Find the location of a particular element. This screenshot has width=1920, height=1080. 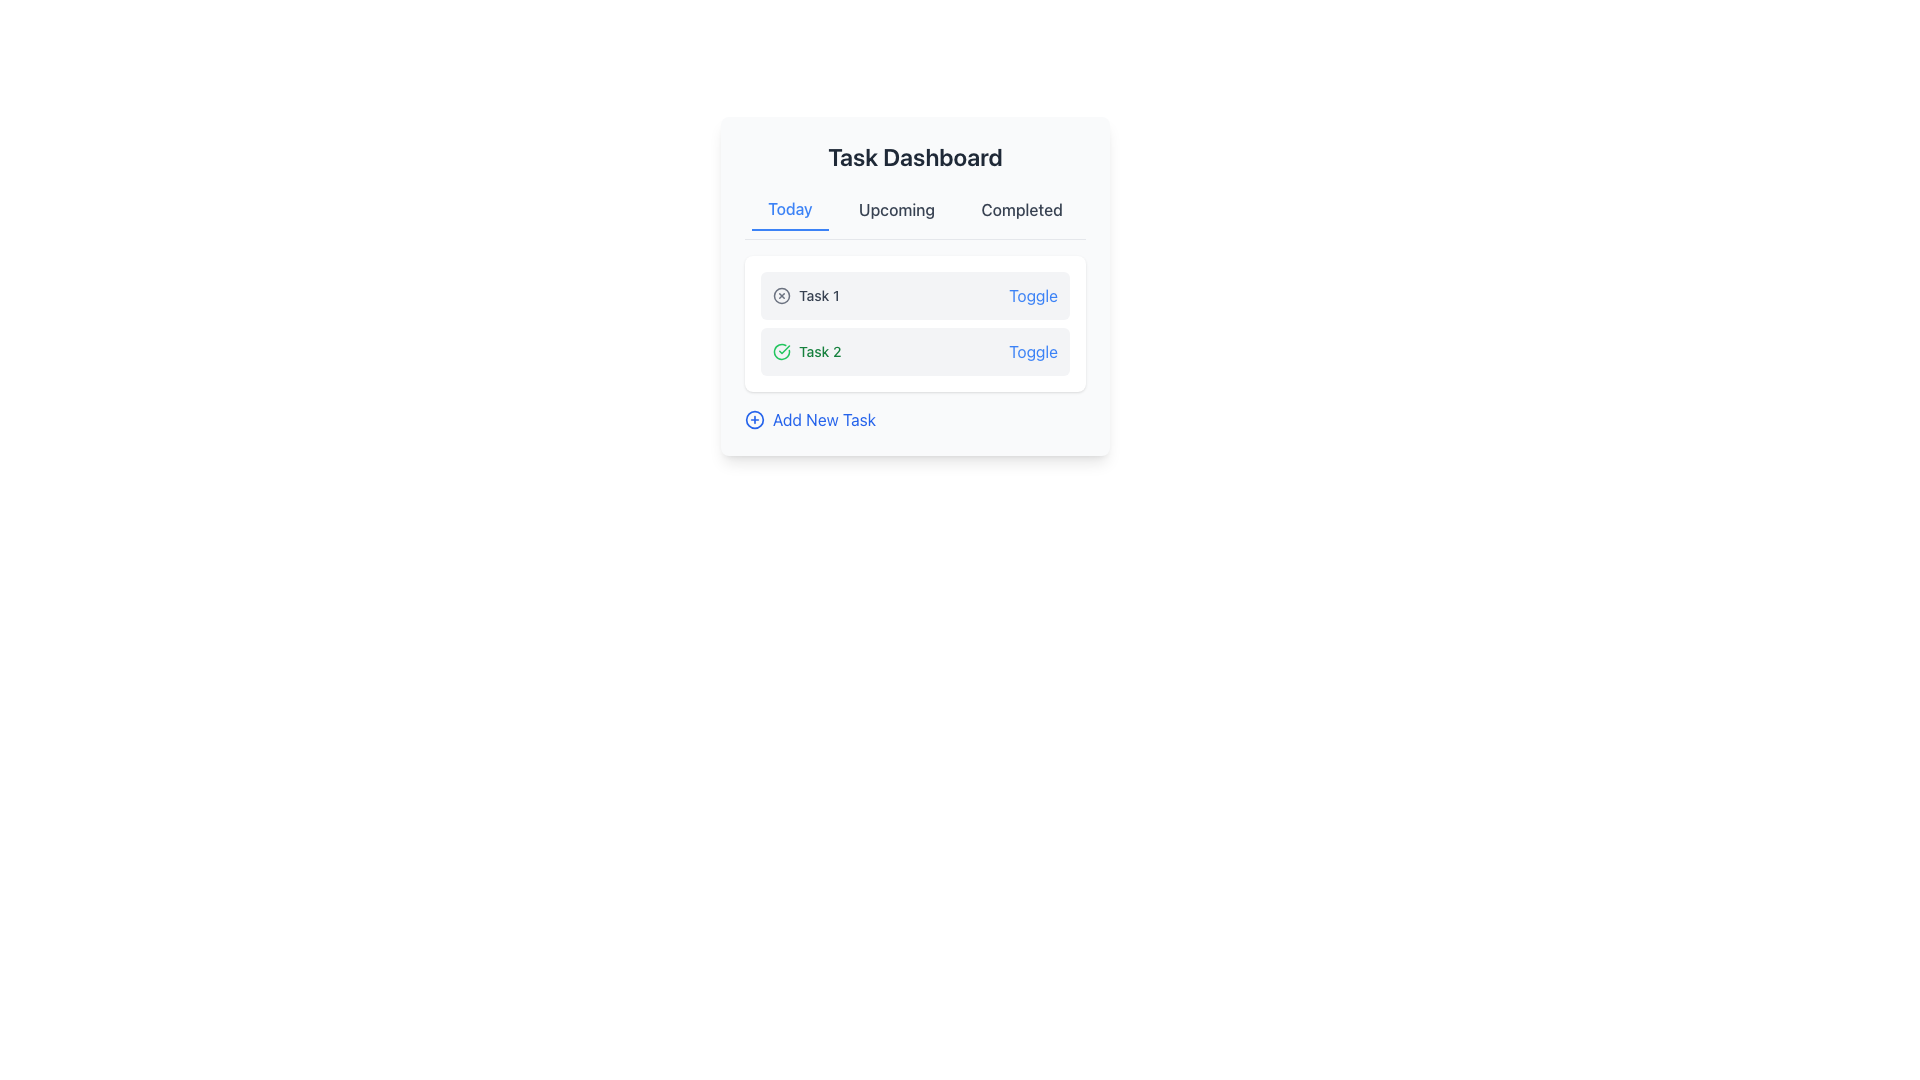

the circular visual marker icon located in the second task row under the 'Today' header in the Task Dashboard is located at coordinates (781, 350).